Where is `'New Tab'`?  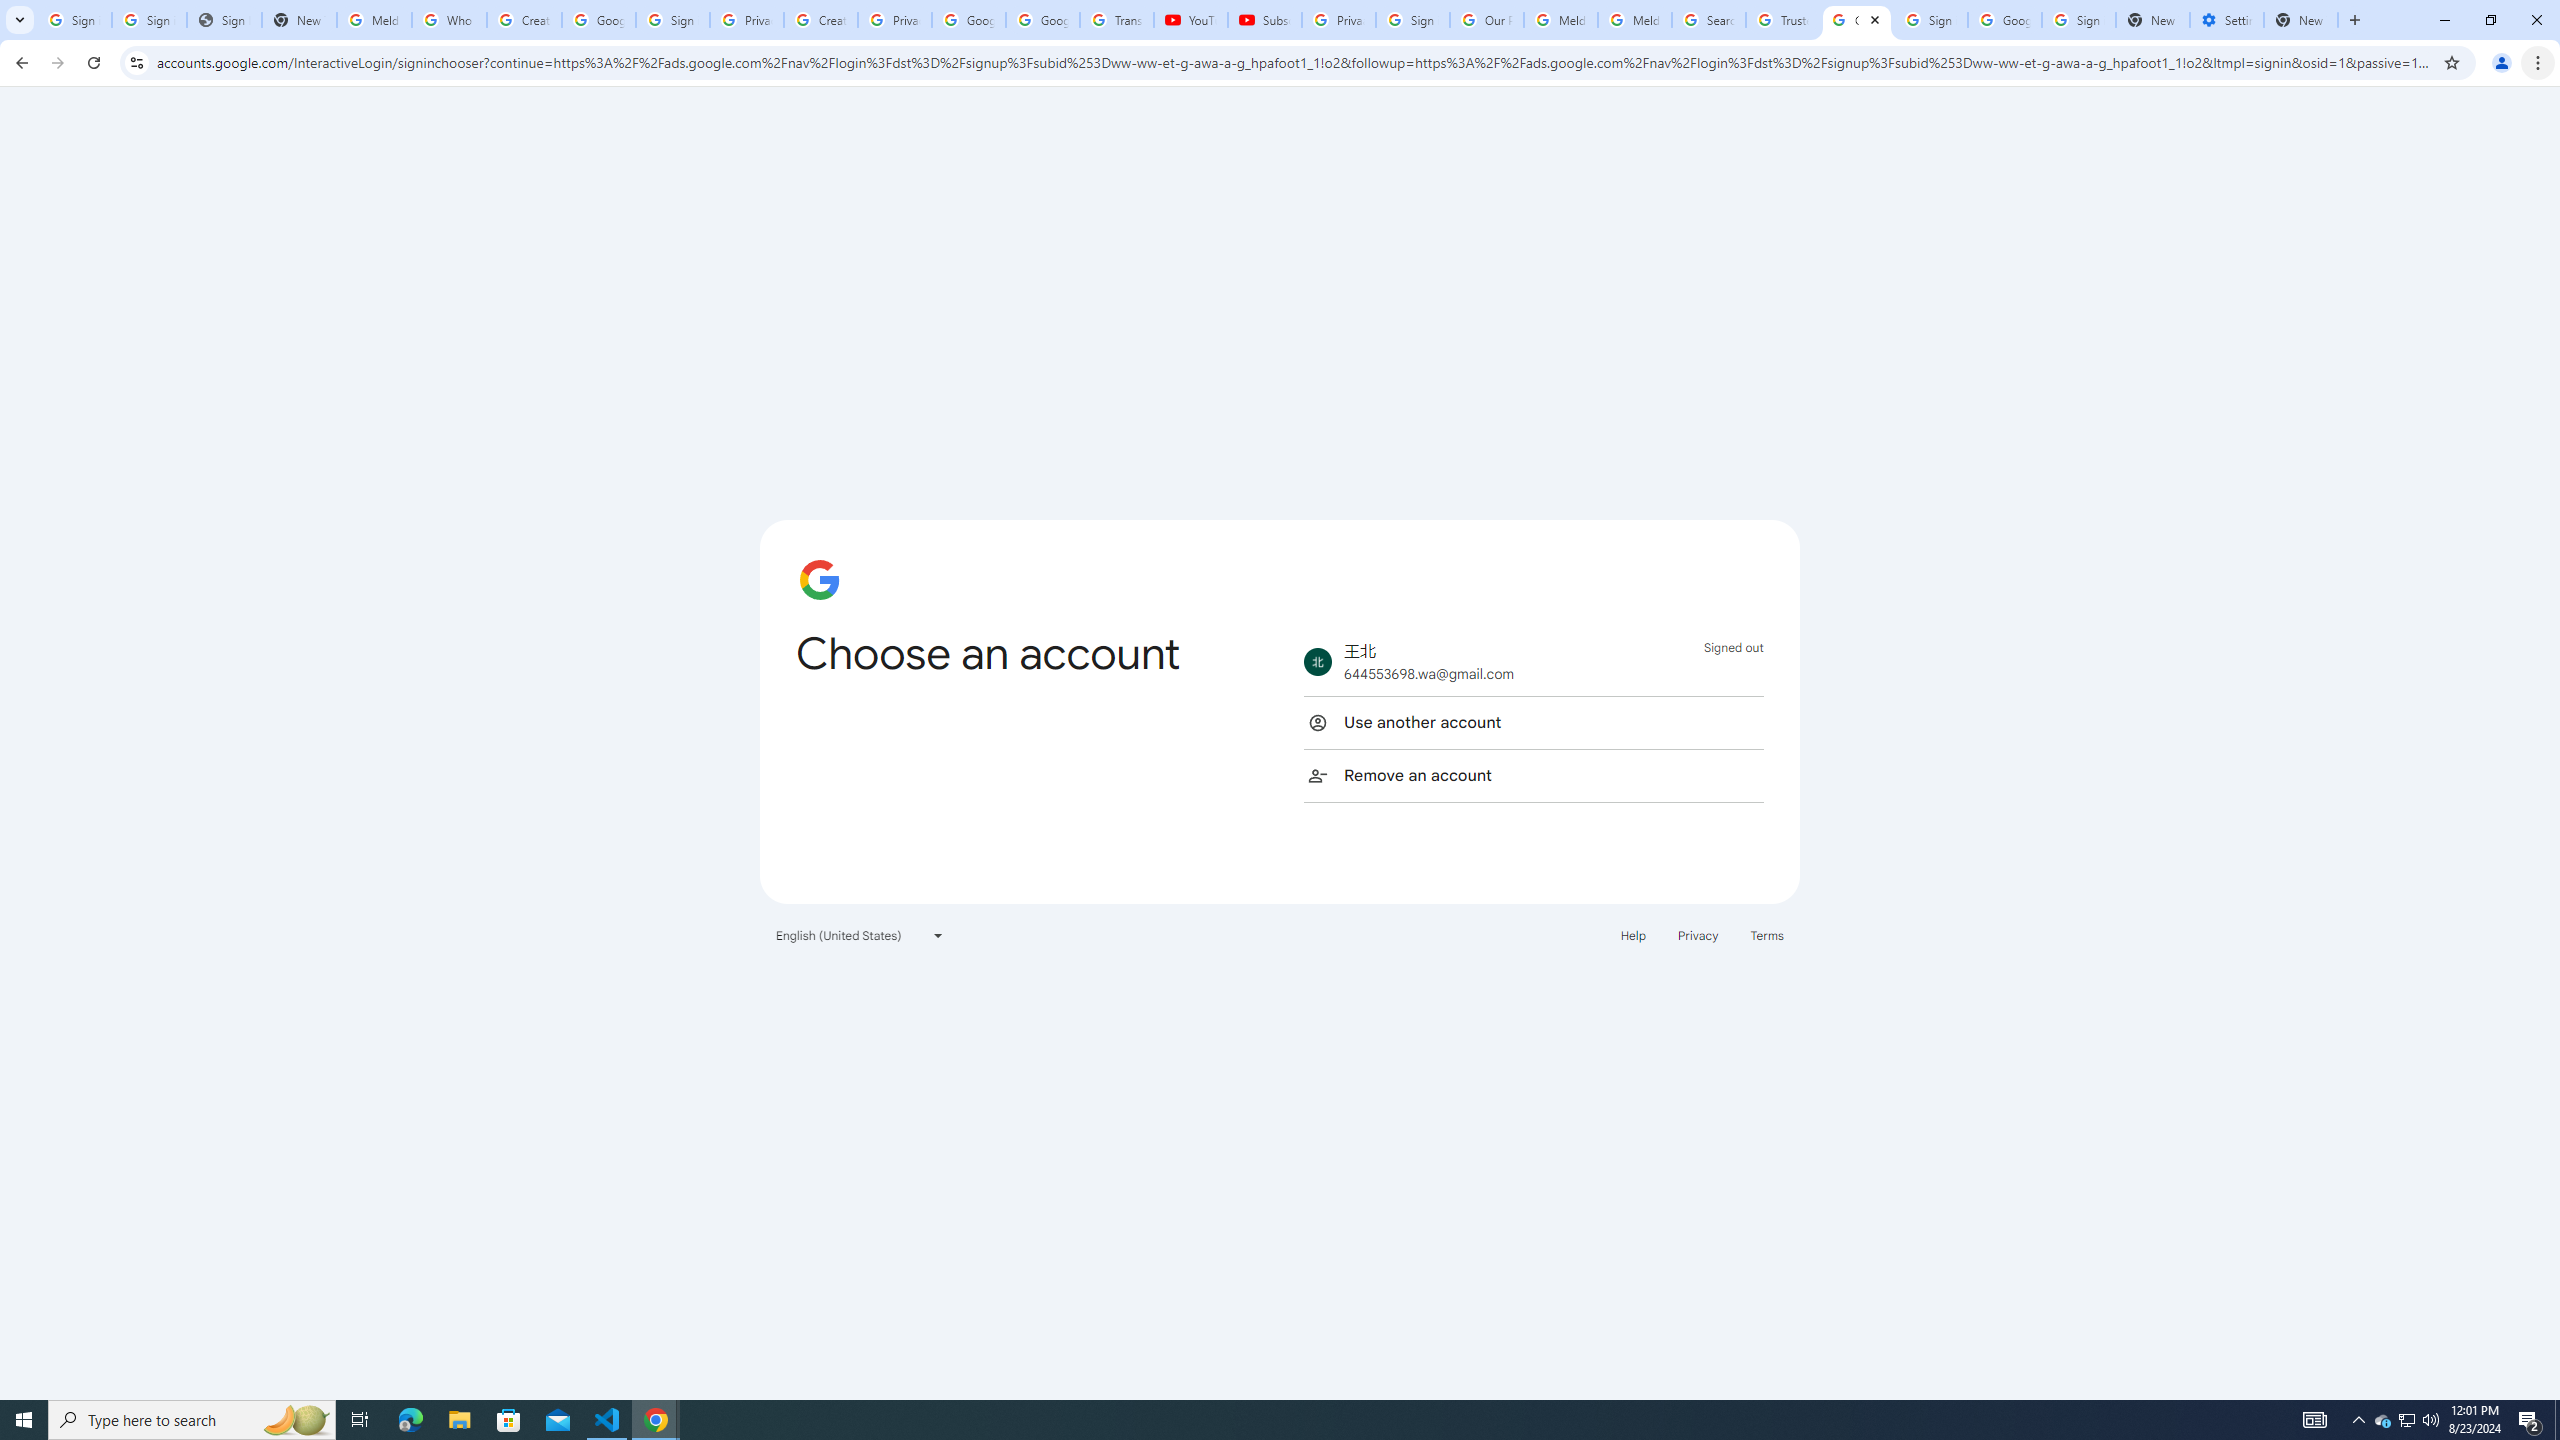
'New Tab' is located at coordinates (2352, 19).